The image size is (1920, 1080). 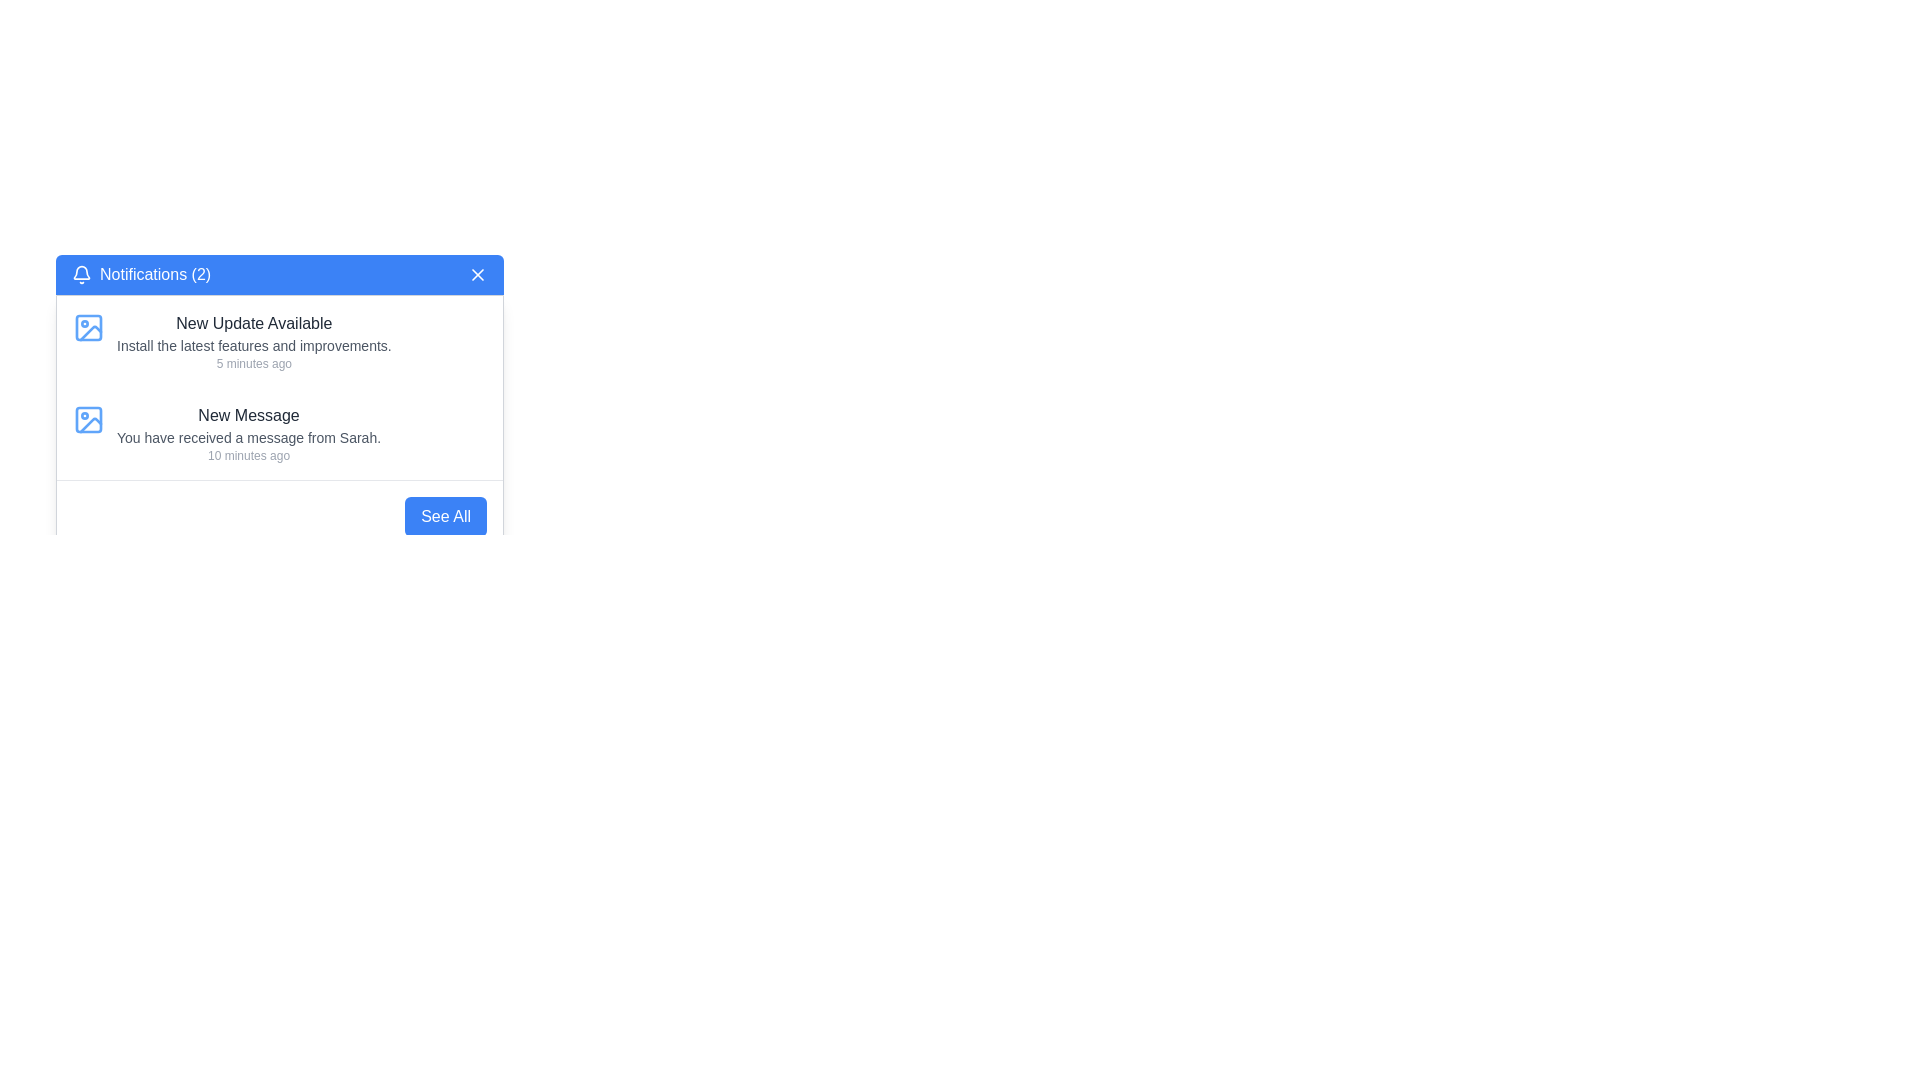 What do you see at coordinates (80, 274) in the screenshot?
I see `the notification indicator located at the top-left corner of the notification popup` at bounding box center [80, 274].